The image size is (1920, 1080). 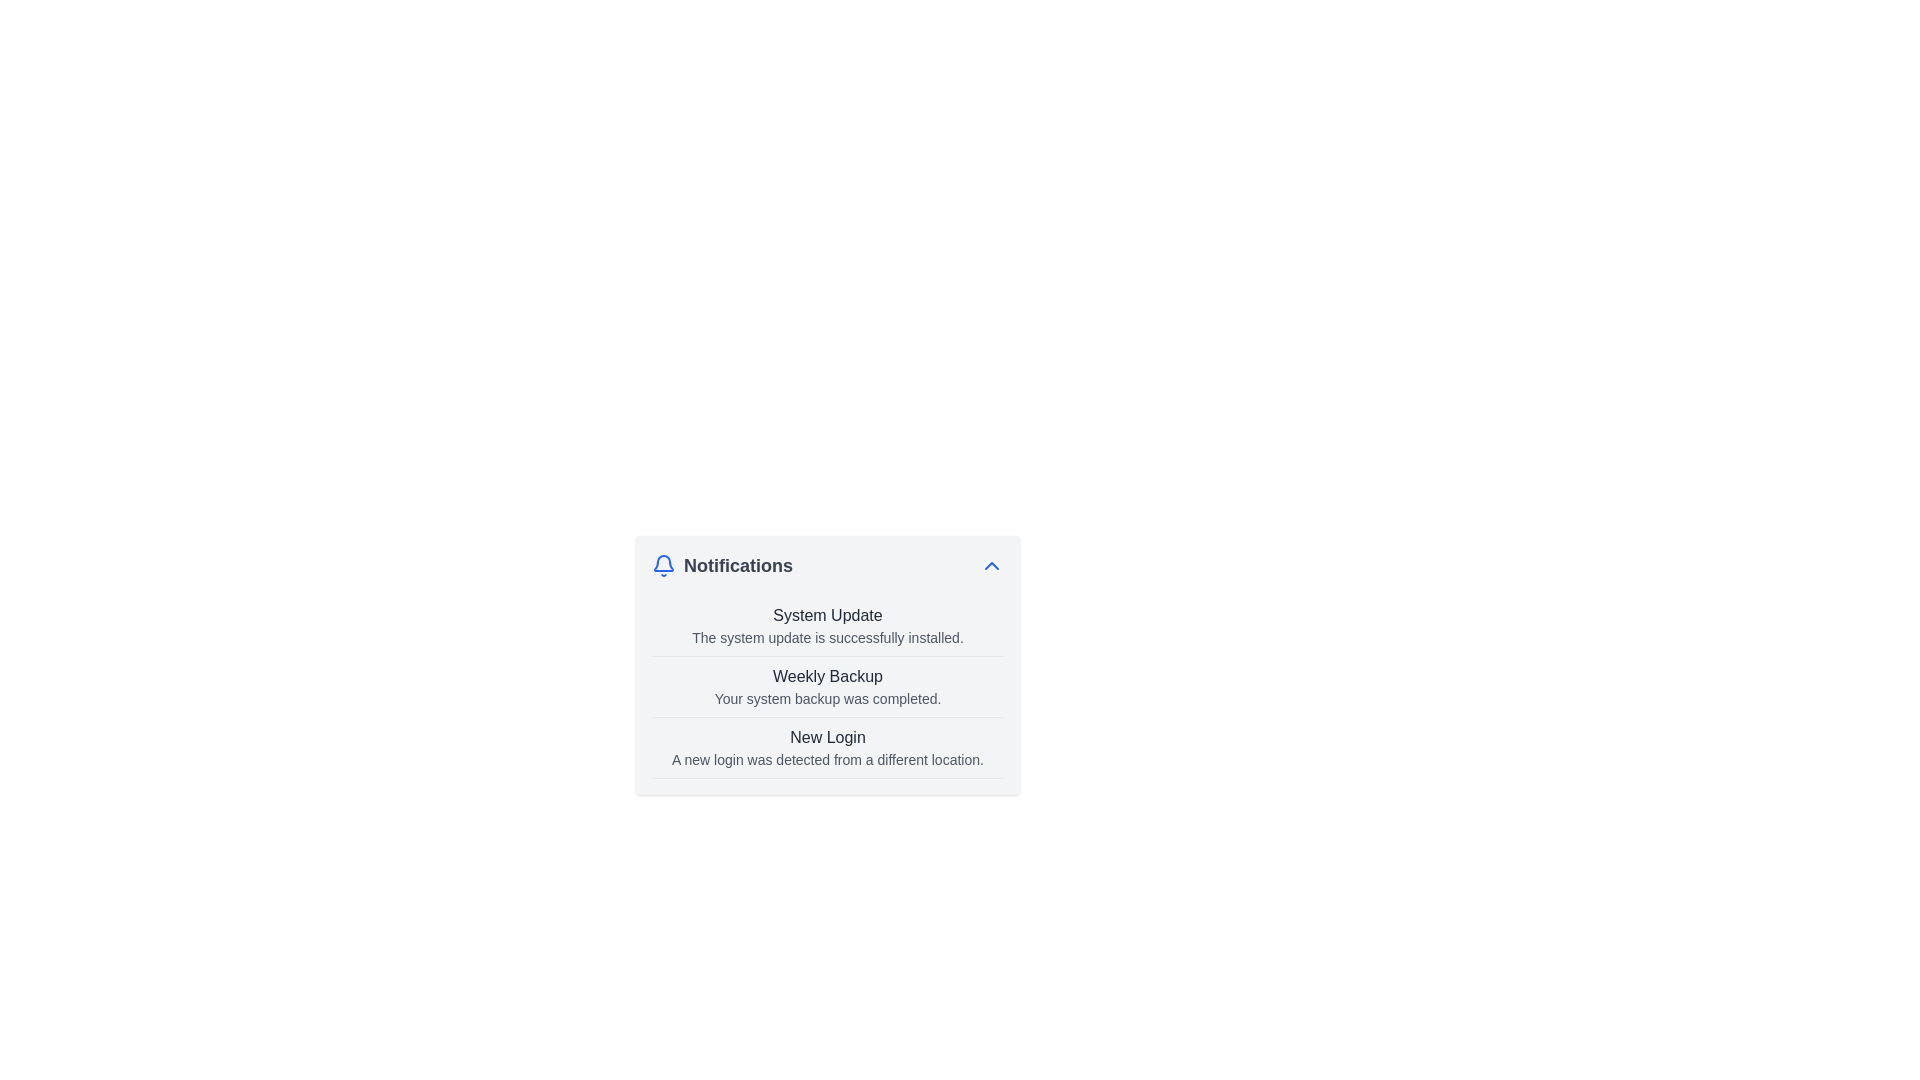 I want to click on the chevron icon button located in the header of the notifications section, so click(x=992, y=566).